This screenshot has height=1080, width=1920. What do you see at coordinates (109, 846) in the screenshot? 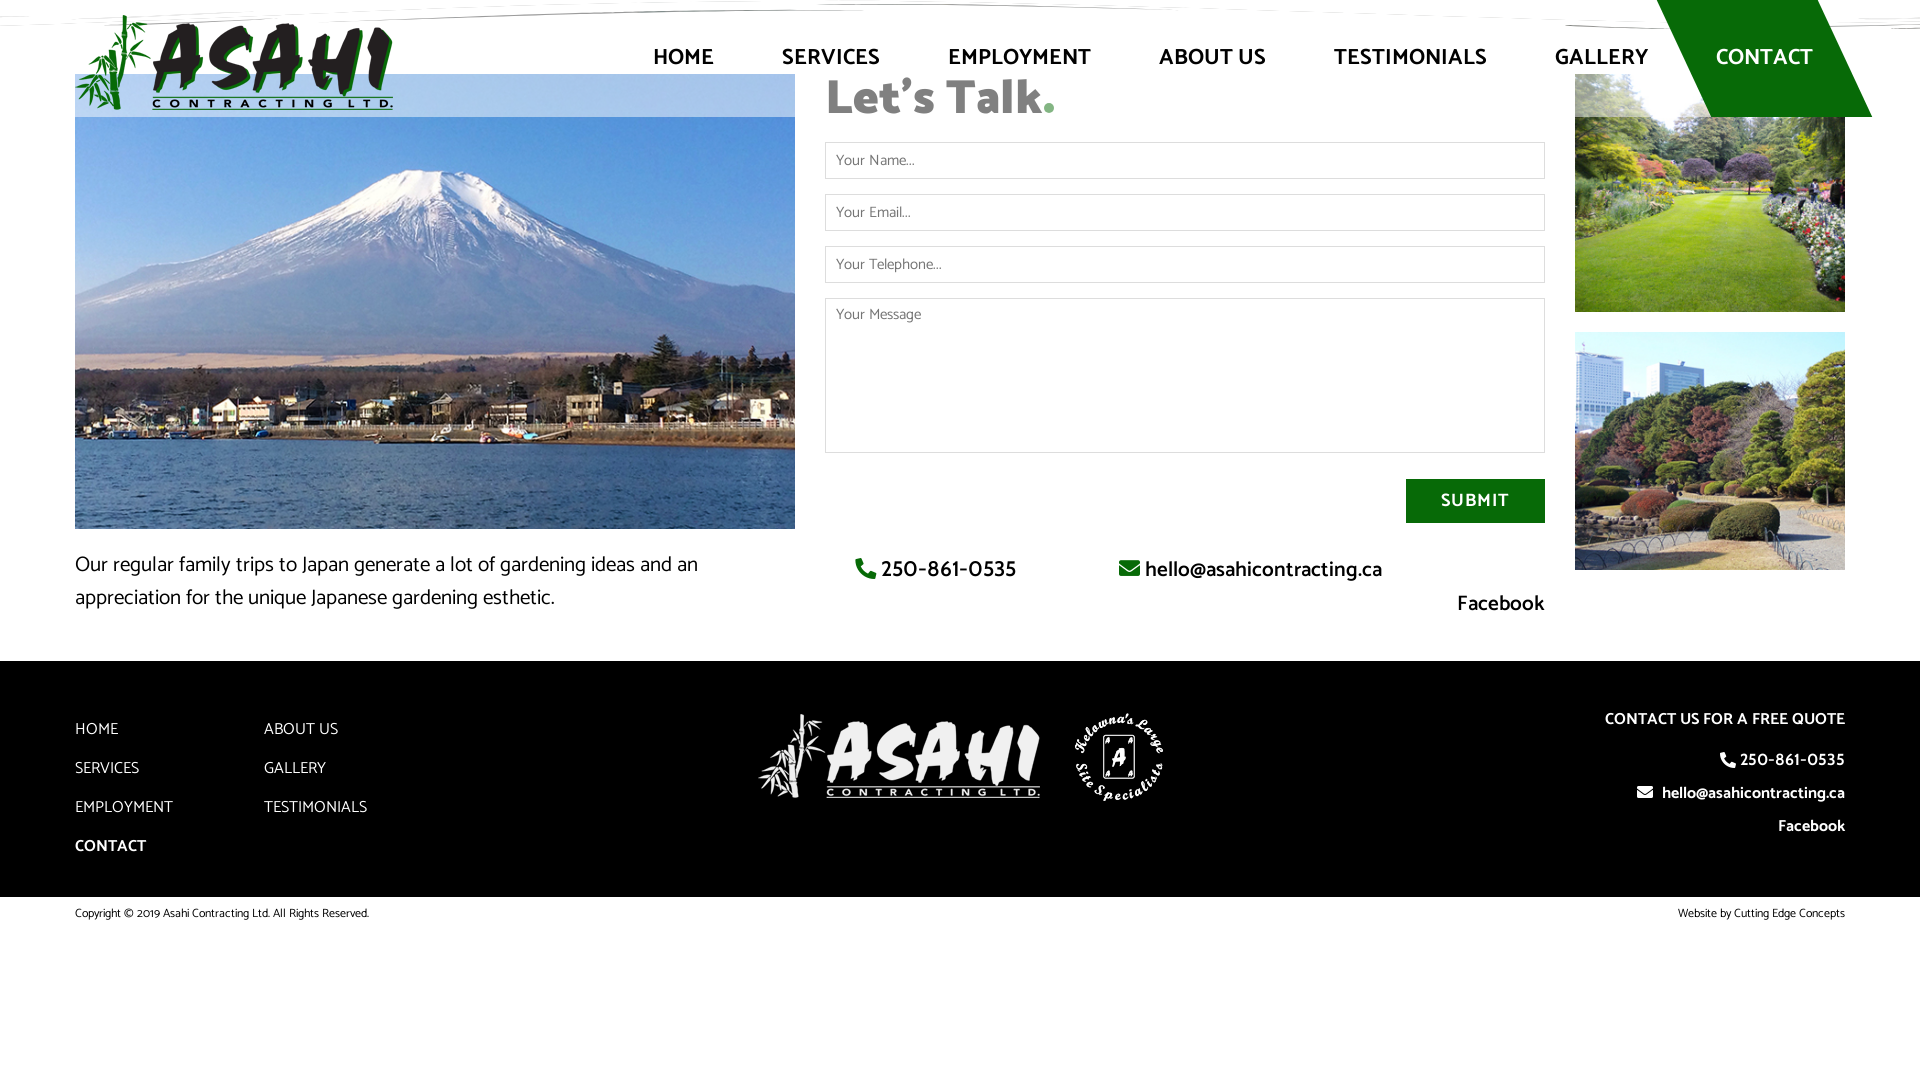
I see `'CONTACT'` at bounding box center [109, 846].